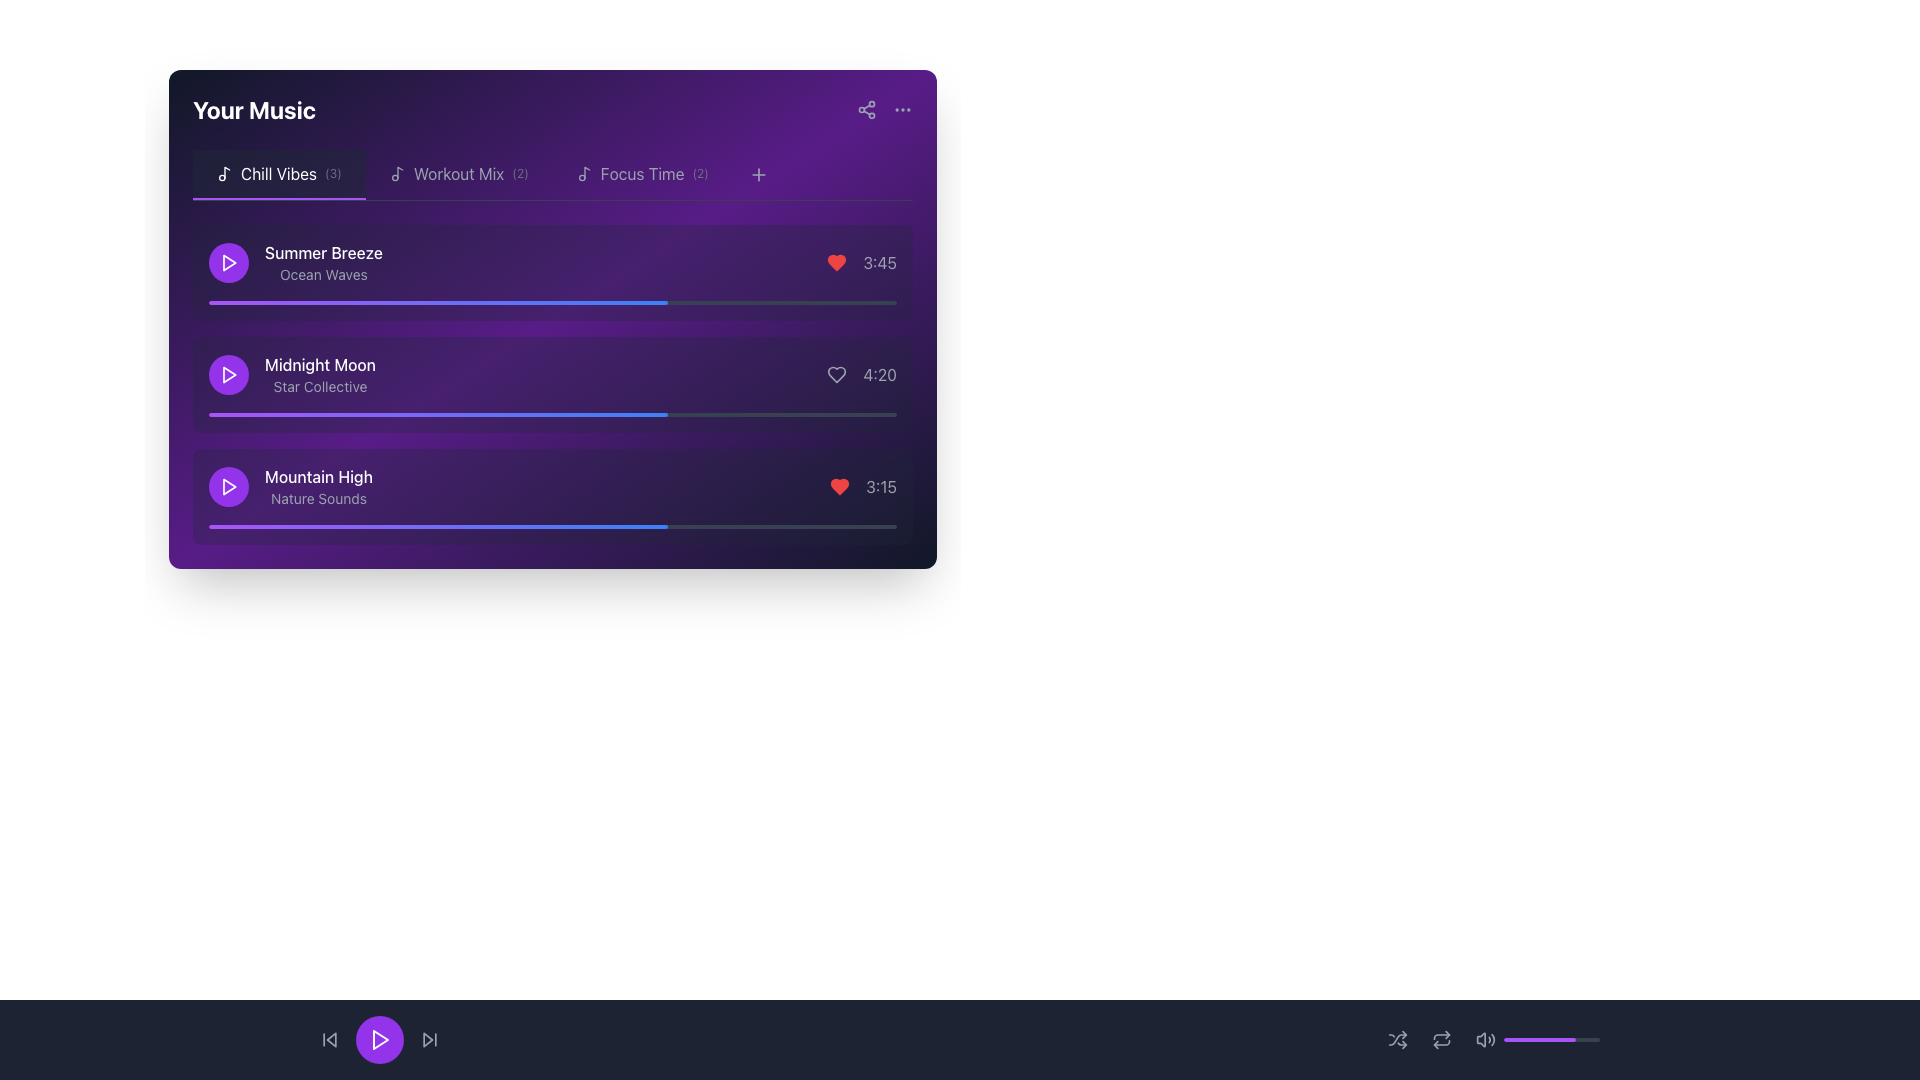 The width and height of the screenshot is (1920, 1080). Describe the element at coordinates (317, 486) in the screenshot. I see `the text label that displays 'Mountain High' and 'Nature Sounds'` at that location.